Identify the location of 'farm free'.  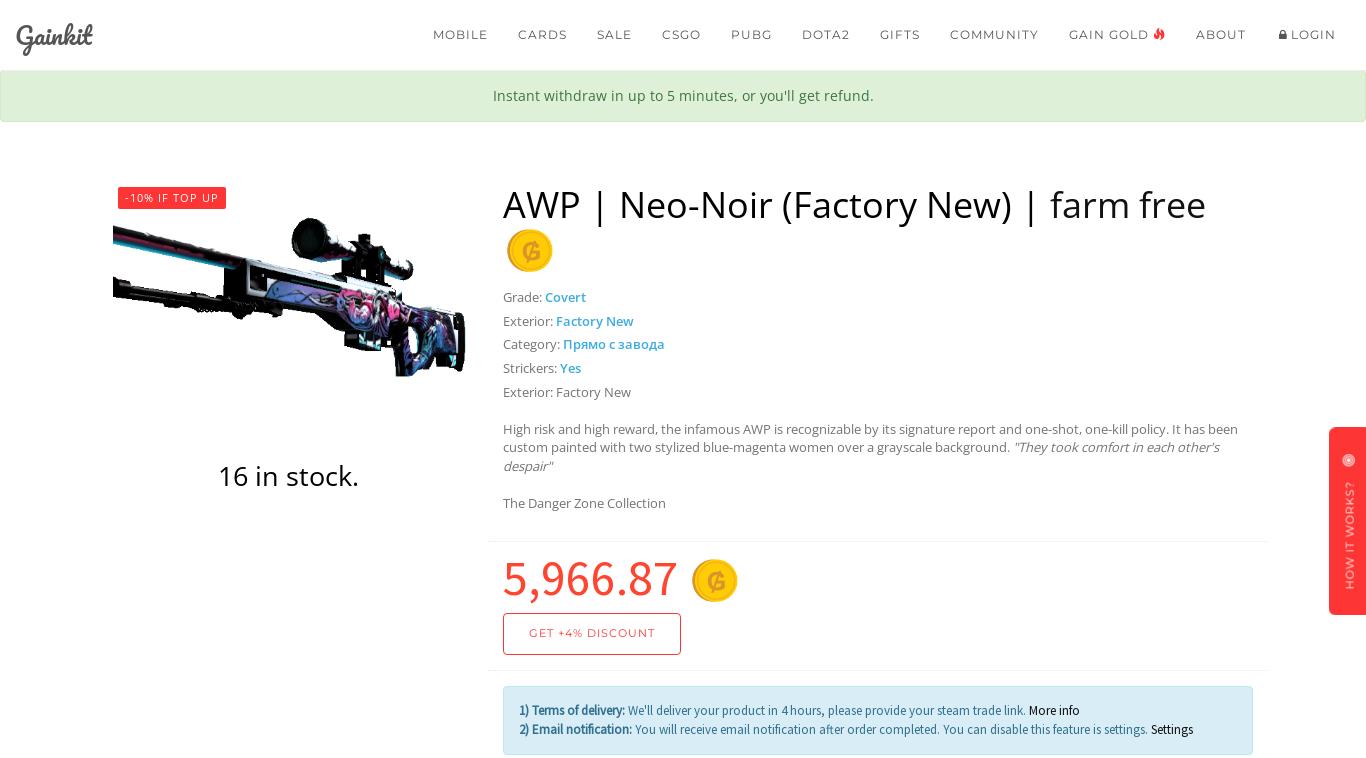
(1049, 204).